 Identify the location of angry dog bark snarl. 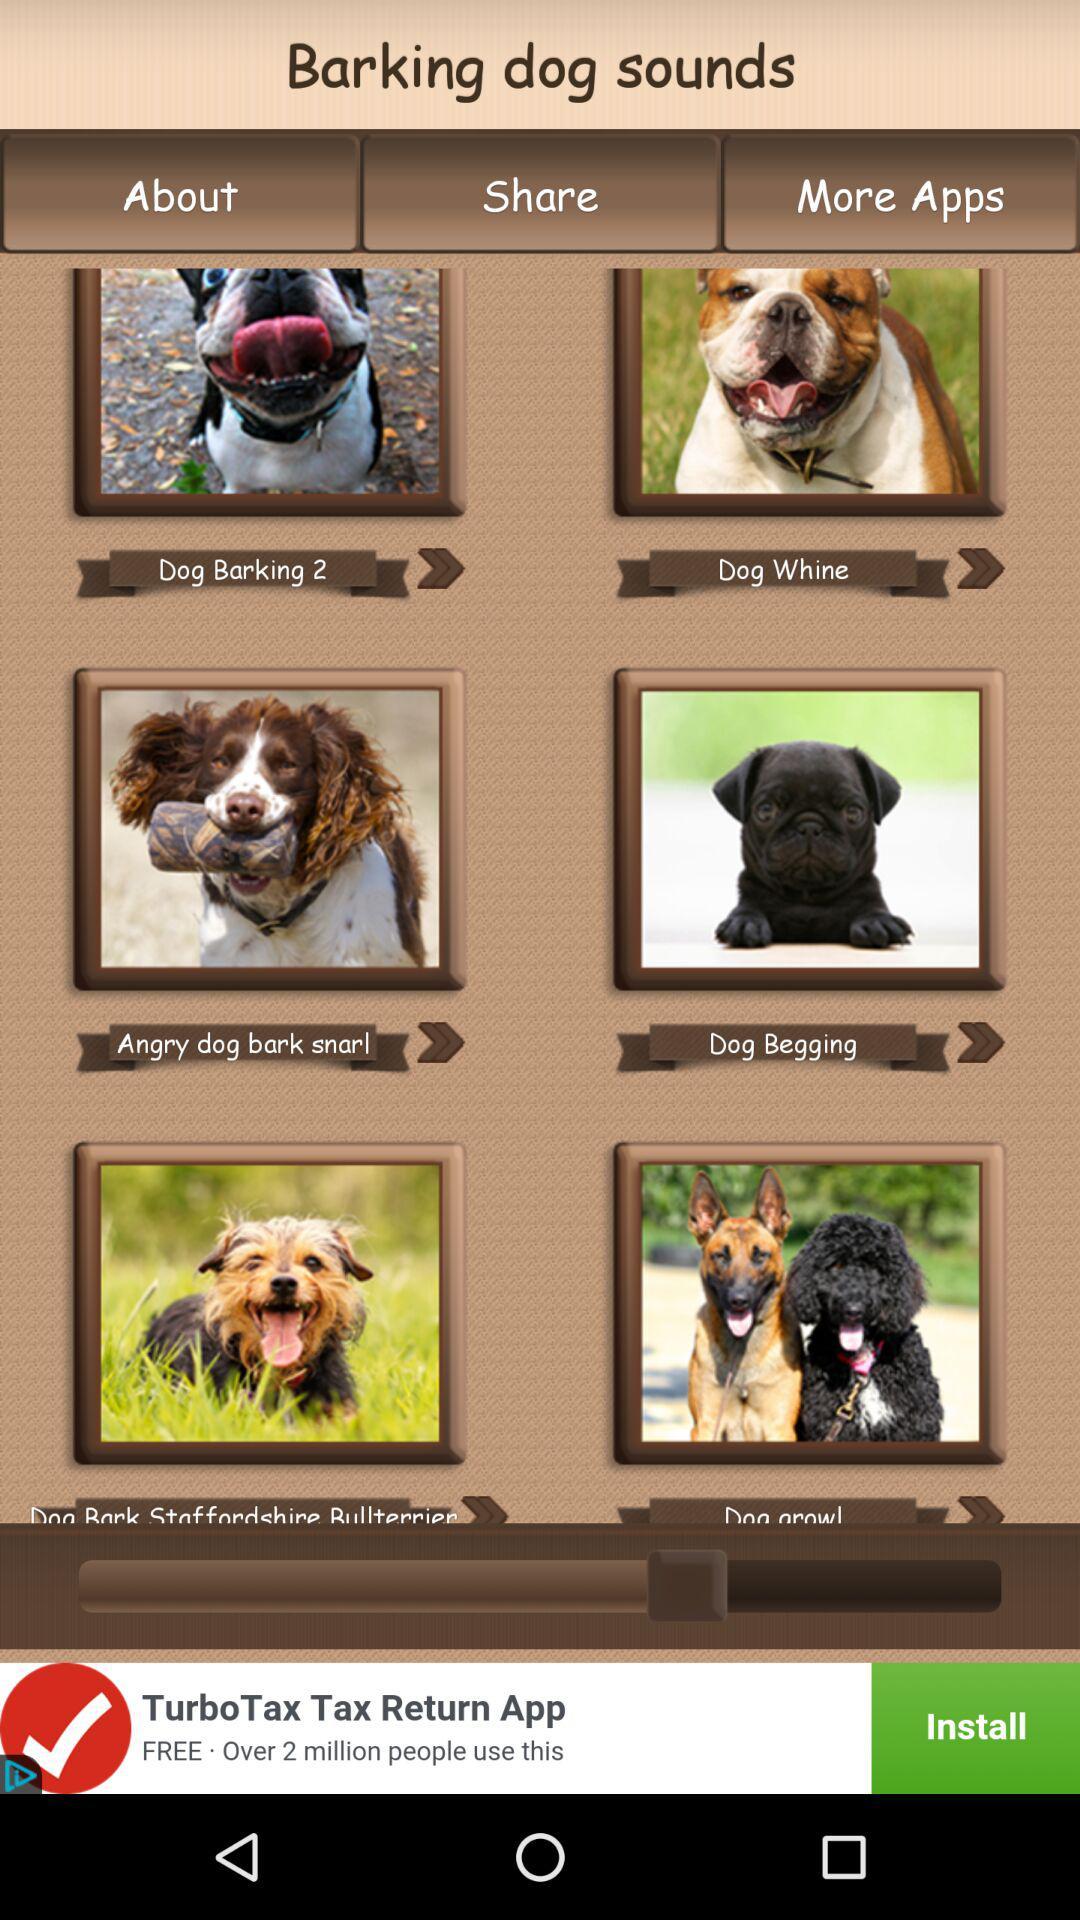
(270, 832).